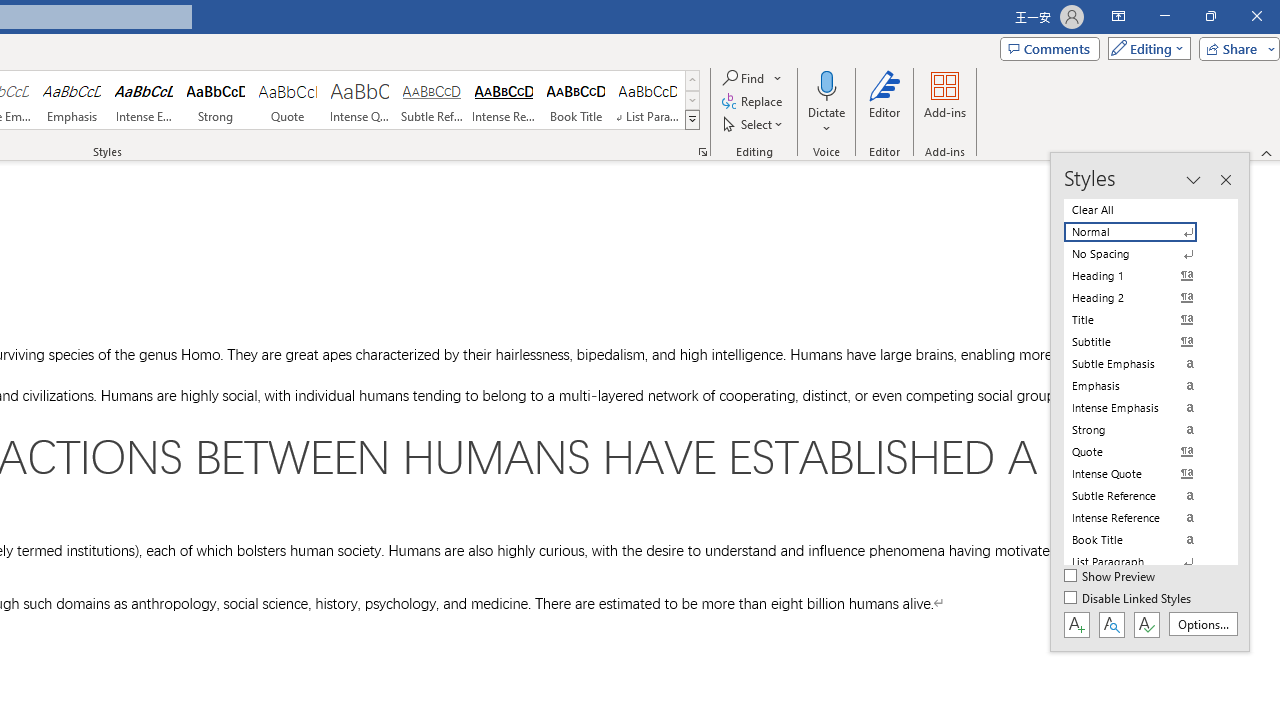 The width and height of the screenshot is (1280, 720). What do you see at coordinates (1142, 231) in the screenshot?
I see `'Normal'` at bounding box center [1142, 231].